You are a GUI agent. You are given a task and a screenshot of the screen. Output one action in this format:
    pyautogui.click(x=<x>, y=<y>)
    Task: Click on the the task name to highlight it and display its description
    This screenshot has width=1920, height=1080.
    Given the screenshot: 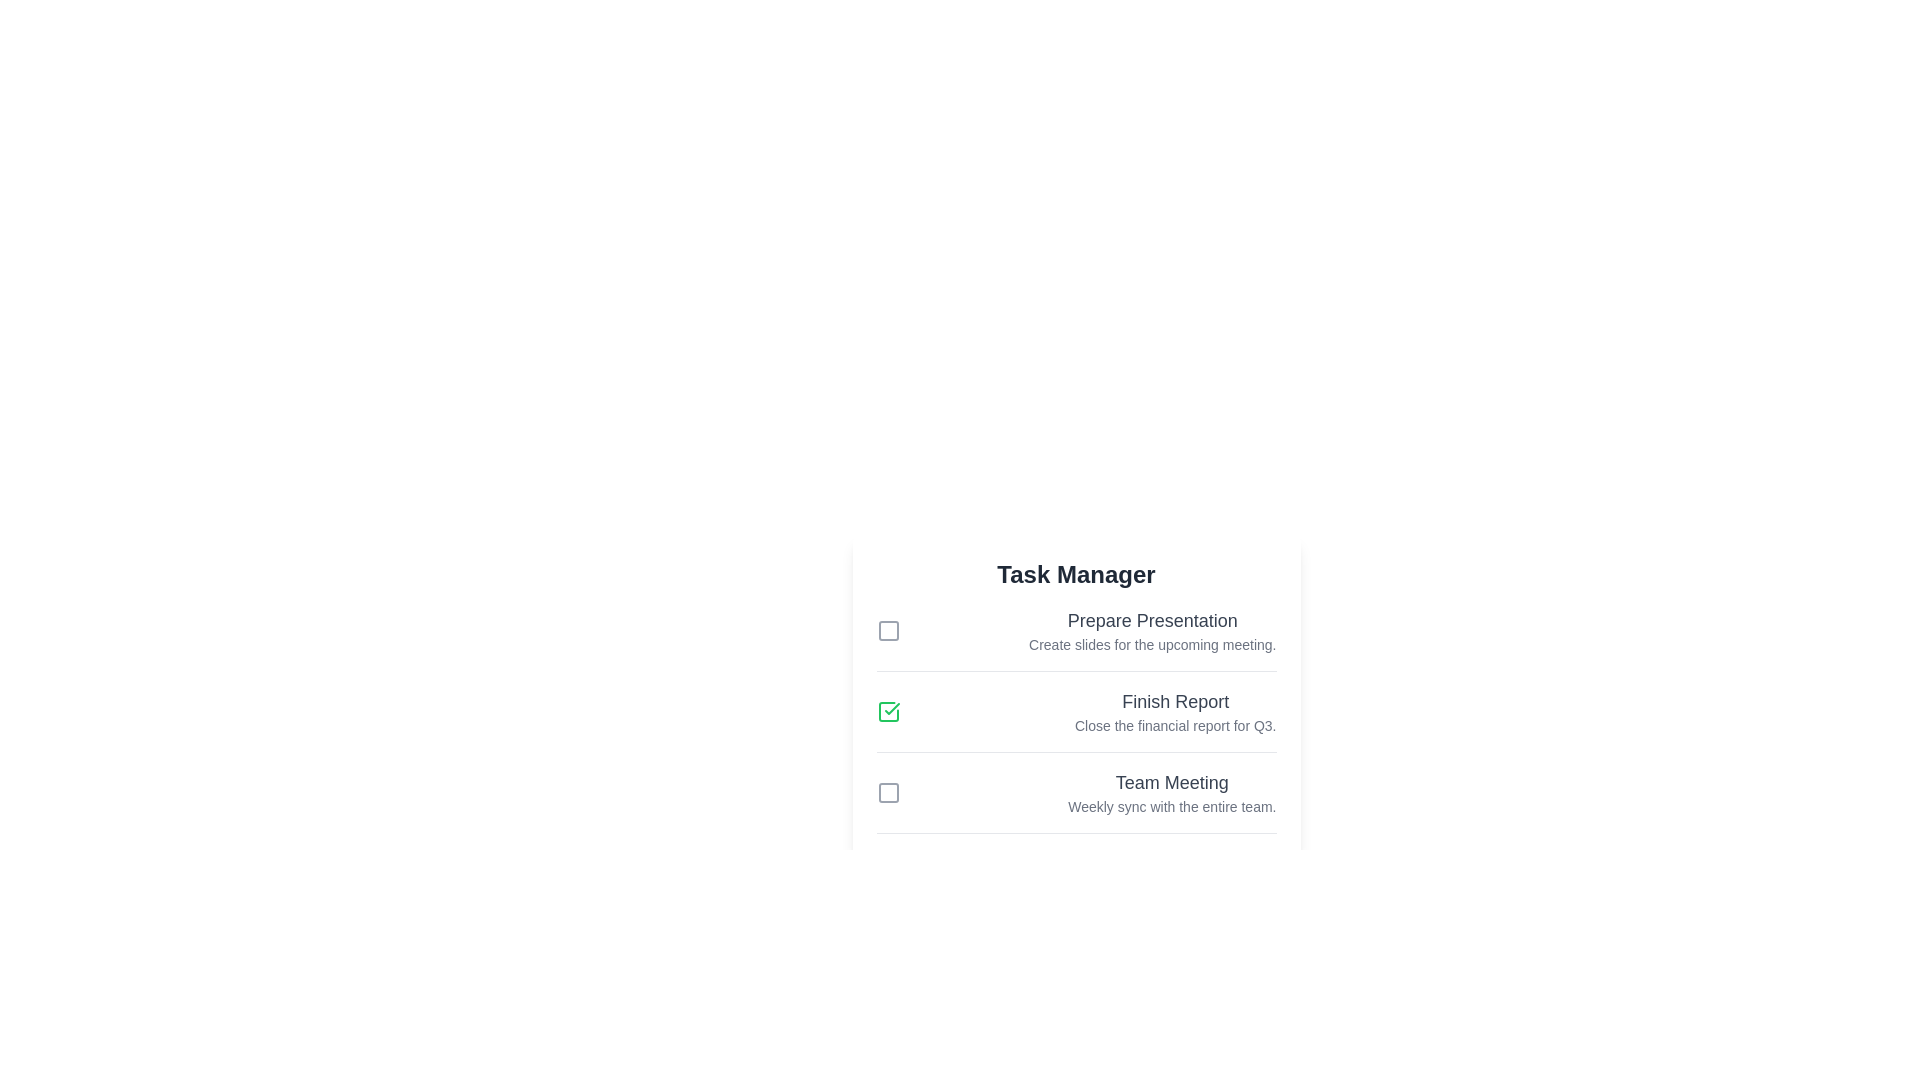 What is the action you would take?
    pyautogui.click(x=1152, y=620)
    